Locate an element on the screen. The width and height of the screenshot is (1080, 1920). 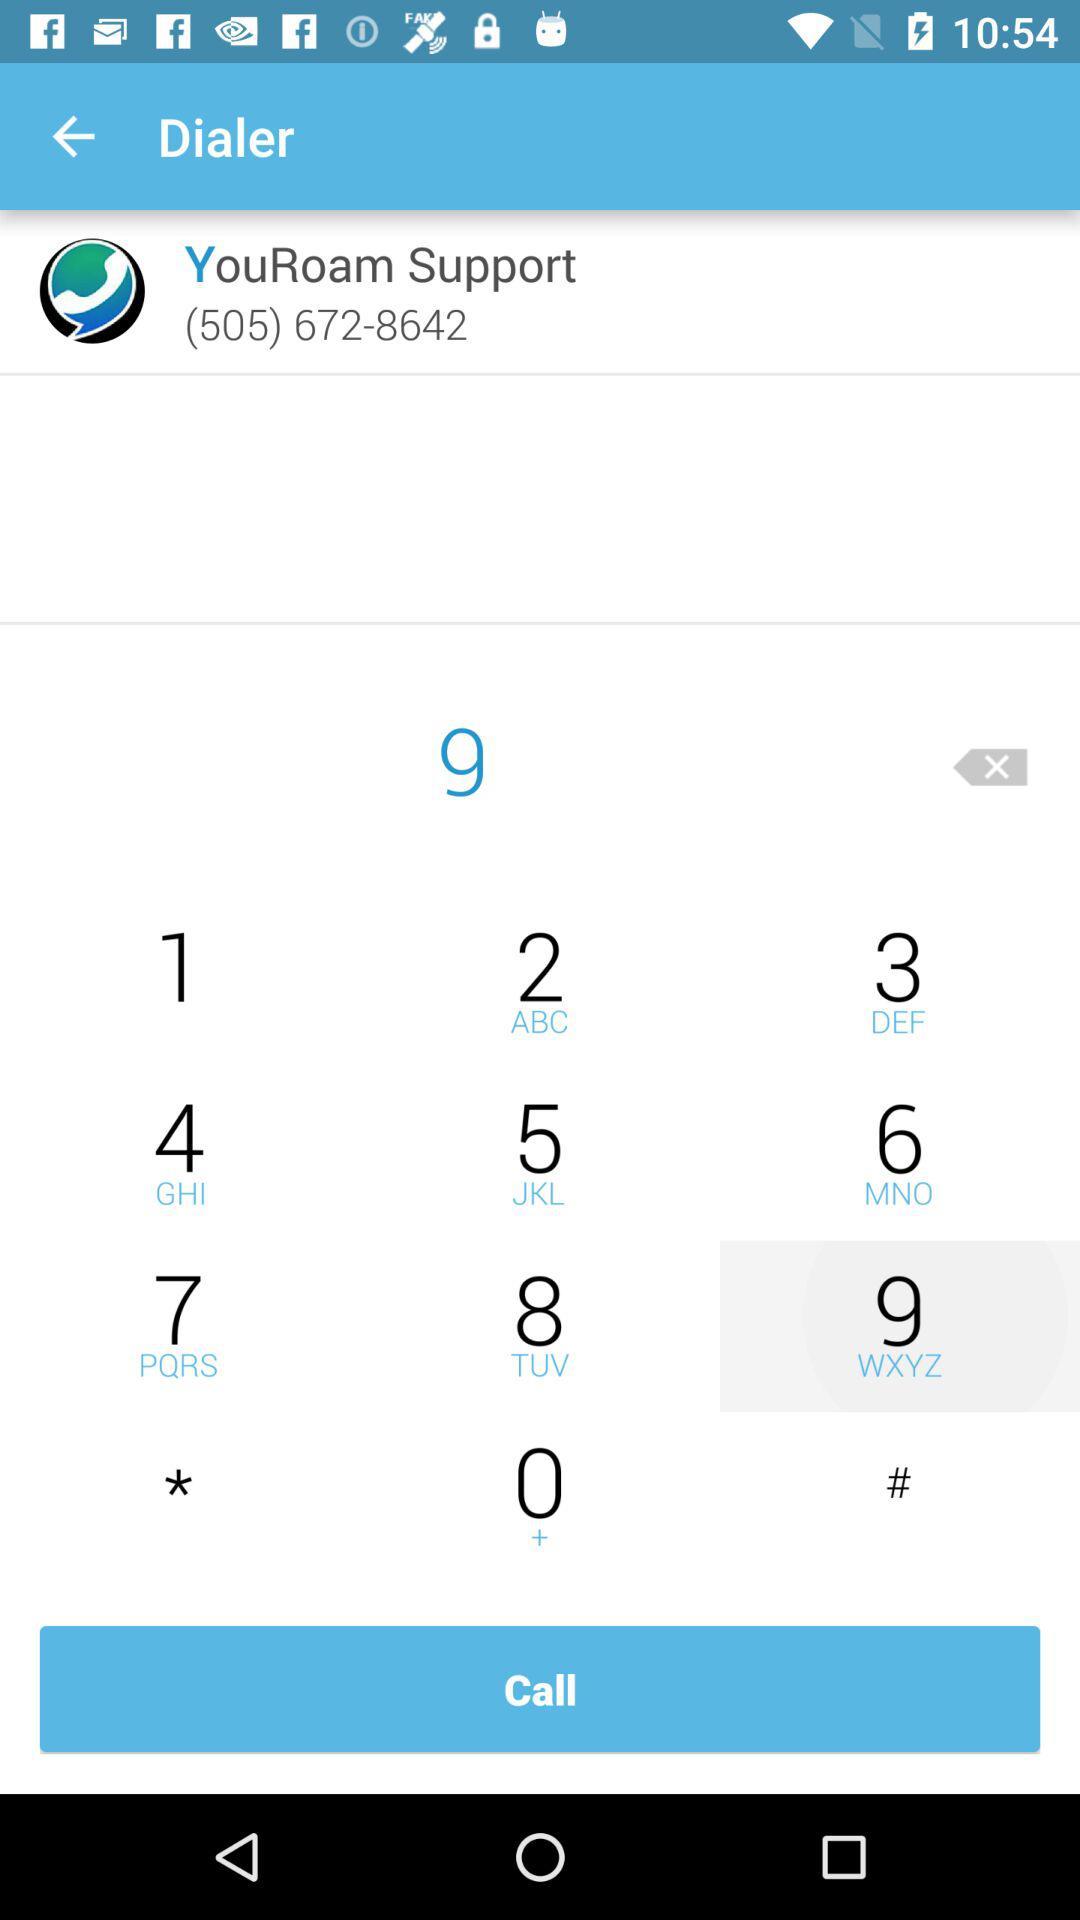
press to select number is located at coordinates (180, 982).